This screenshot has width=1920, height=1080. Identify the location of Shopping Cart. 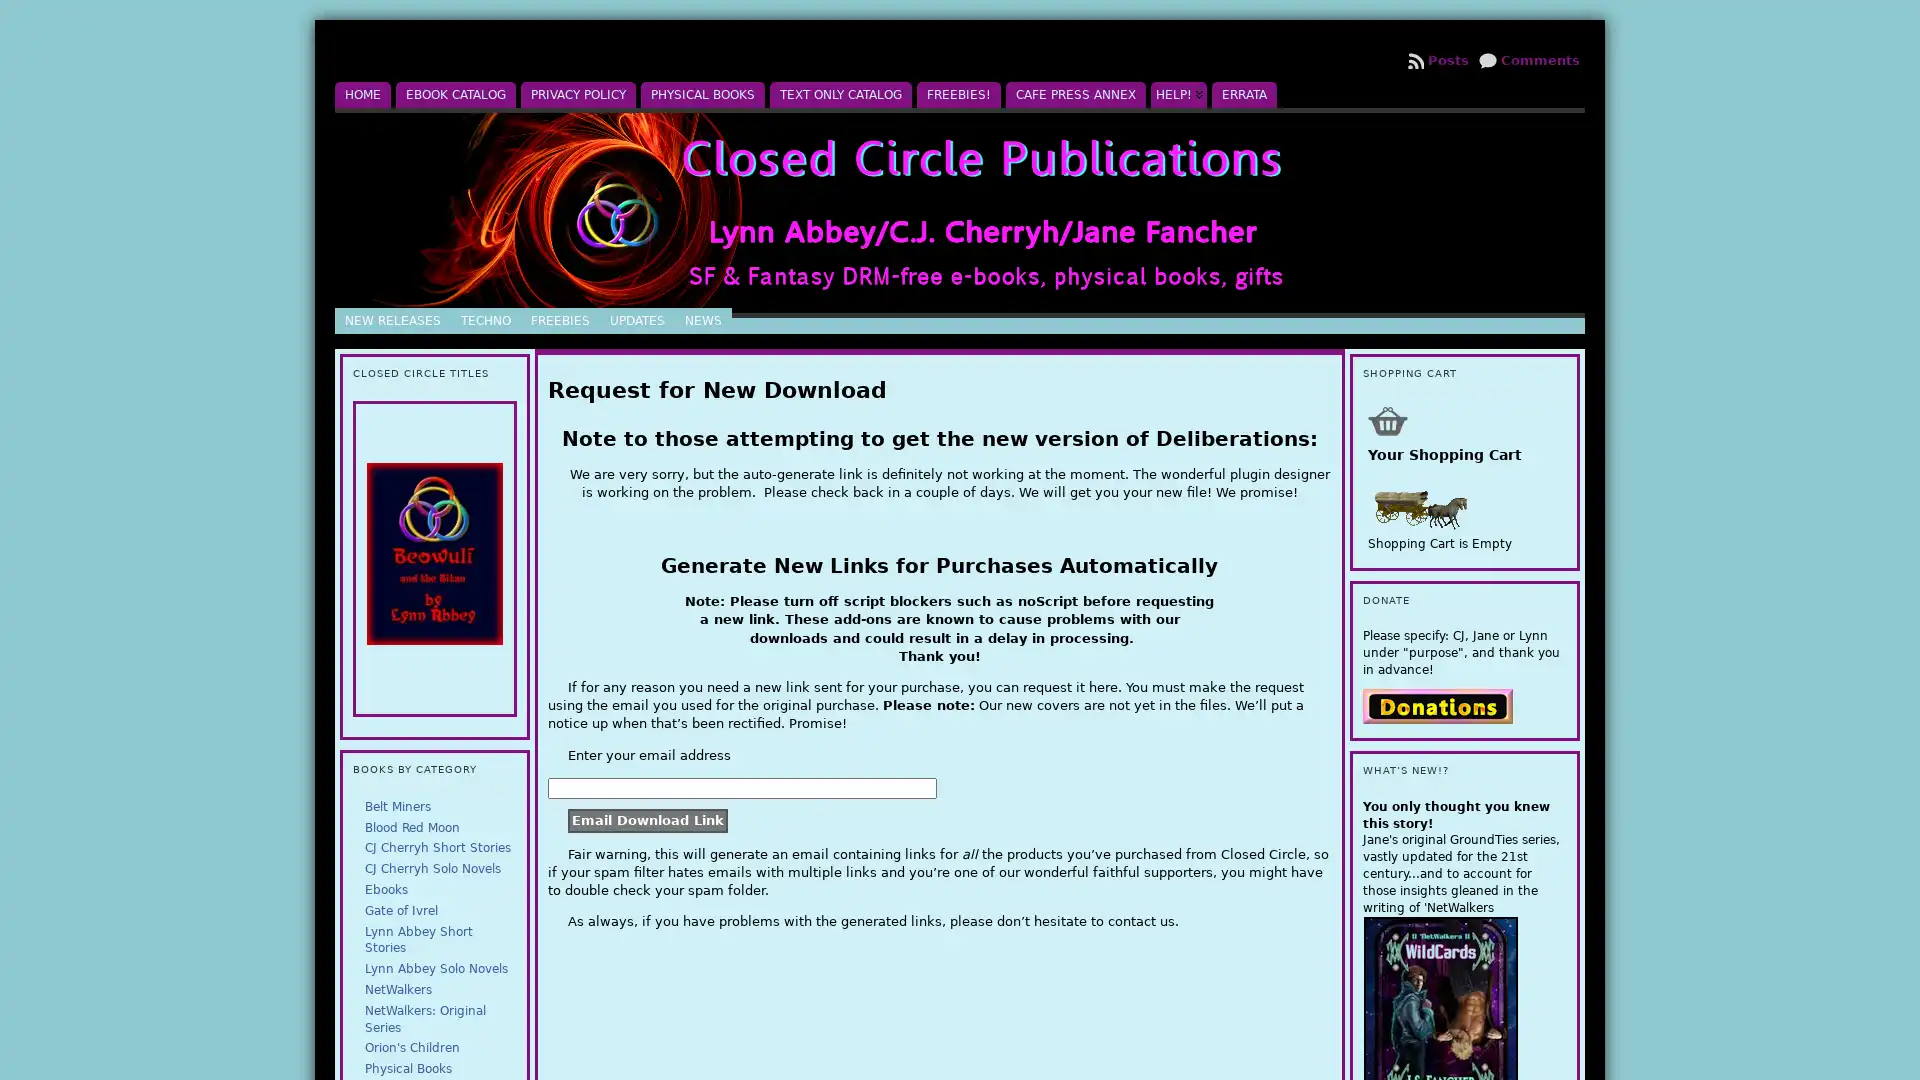
(1386, 419).